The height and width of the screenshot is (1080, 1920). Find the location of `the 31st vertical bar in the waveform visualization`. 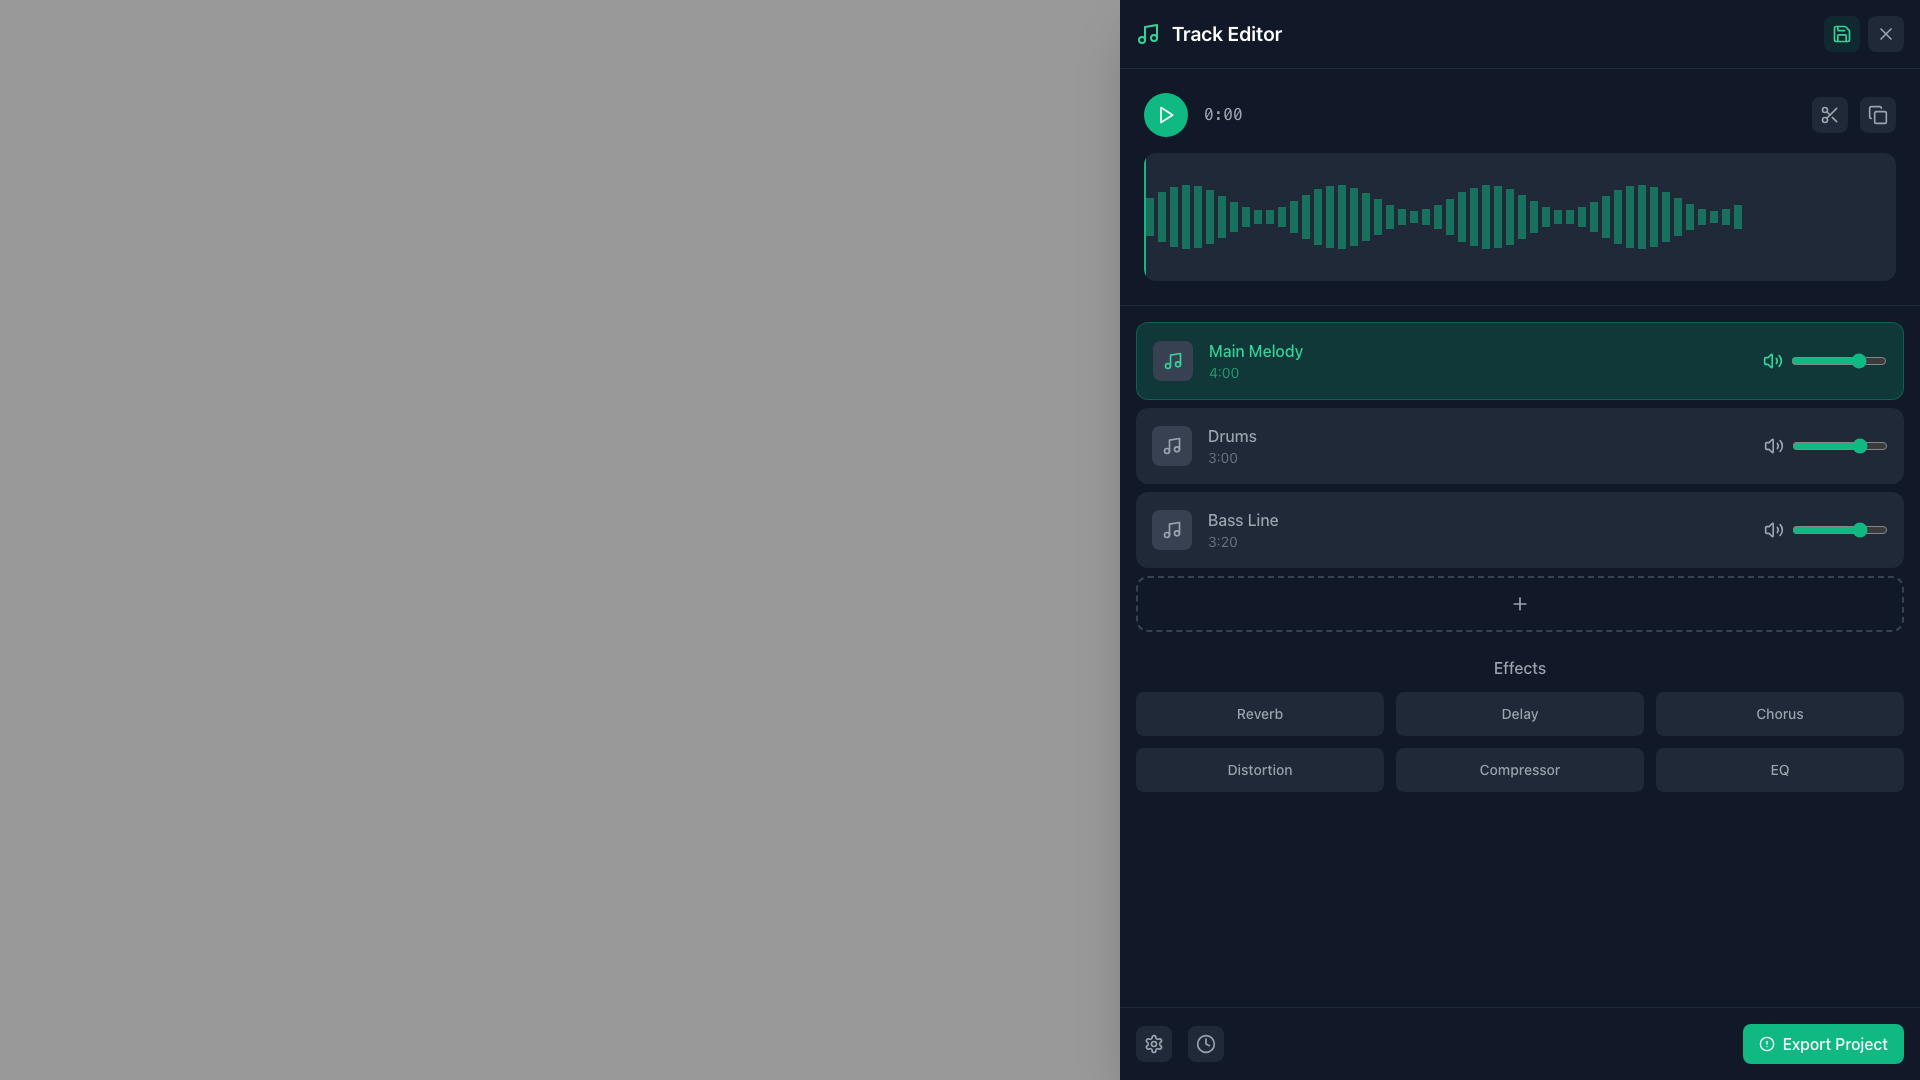

the 31st vertical bar in the waveform visualization is located at coordinates (1520, 216).